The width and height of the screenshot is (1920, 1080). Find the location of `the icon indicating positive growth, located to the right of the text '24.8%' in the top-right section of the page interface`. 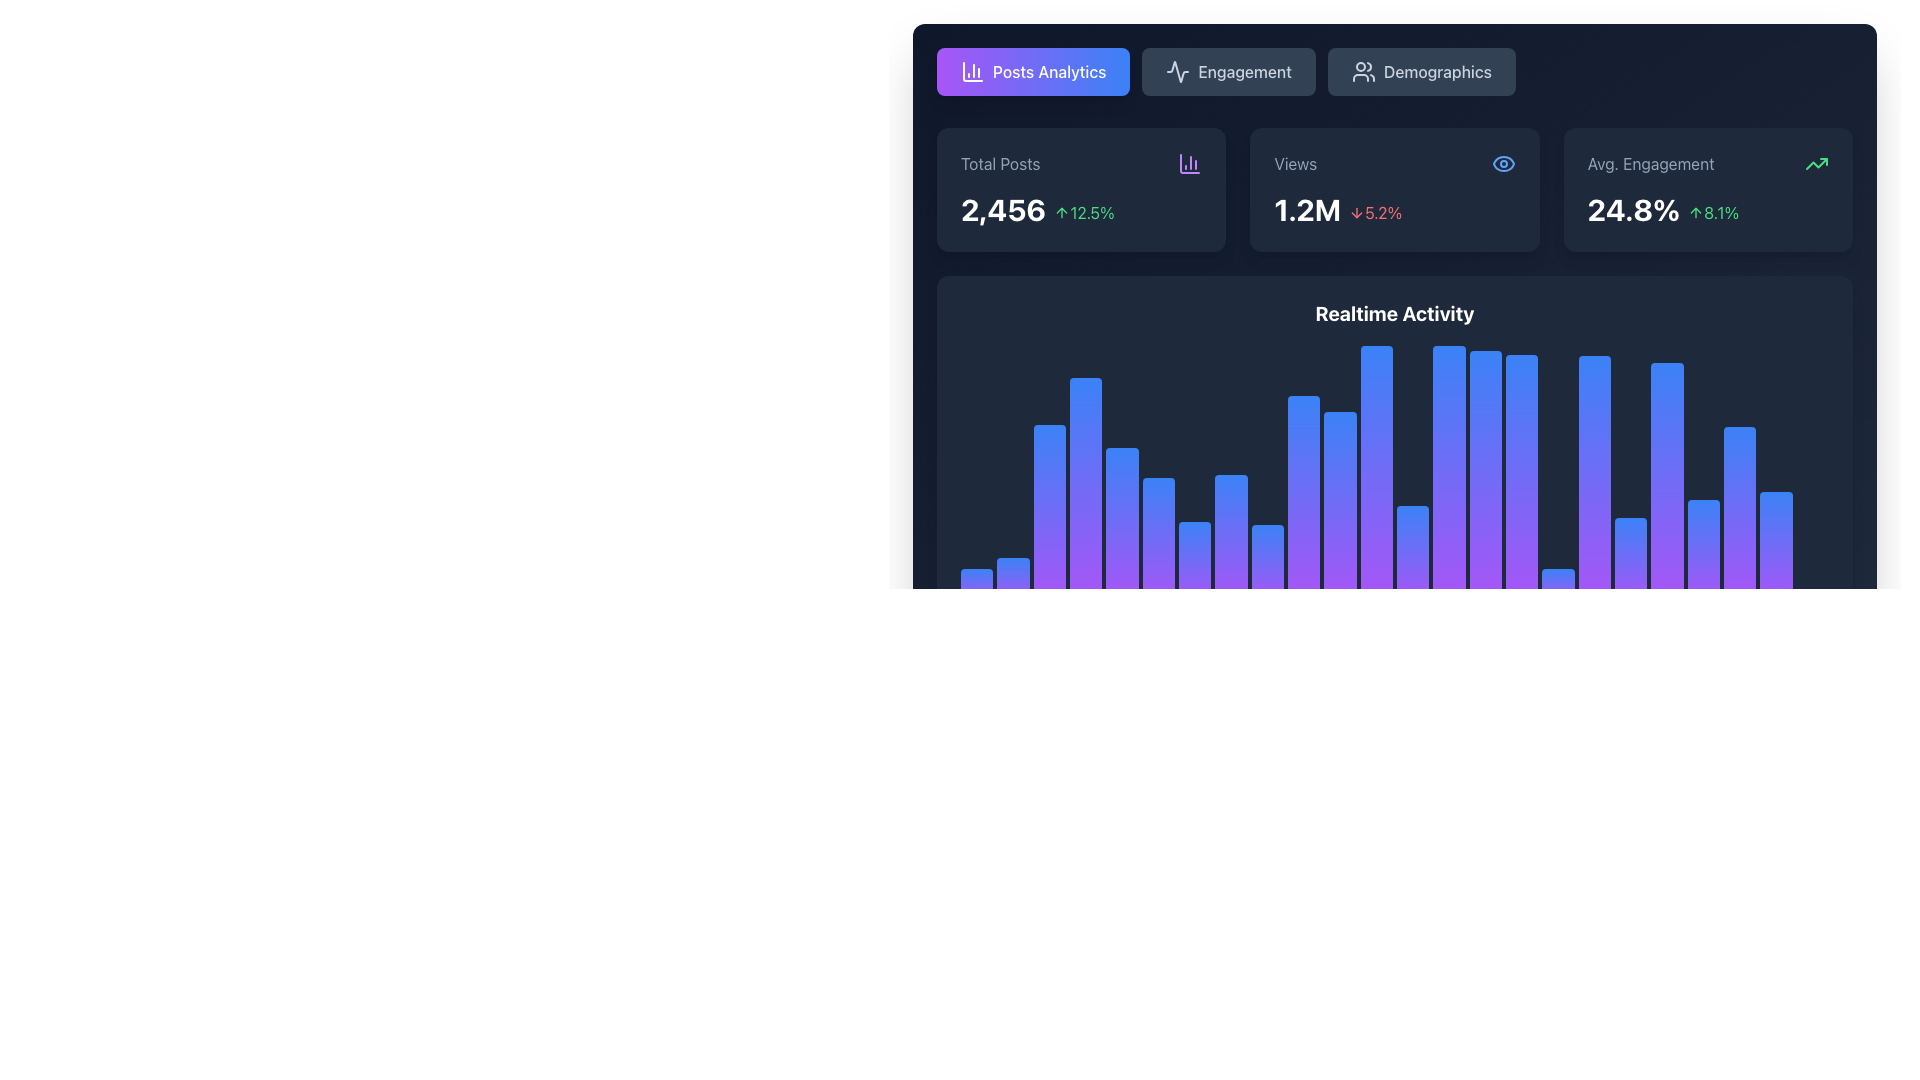

the icon indicating positive growth, located to the right of the text '24.8%' in the top-right section of the page interface is located at coordinates (1712, 212).